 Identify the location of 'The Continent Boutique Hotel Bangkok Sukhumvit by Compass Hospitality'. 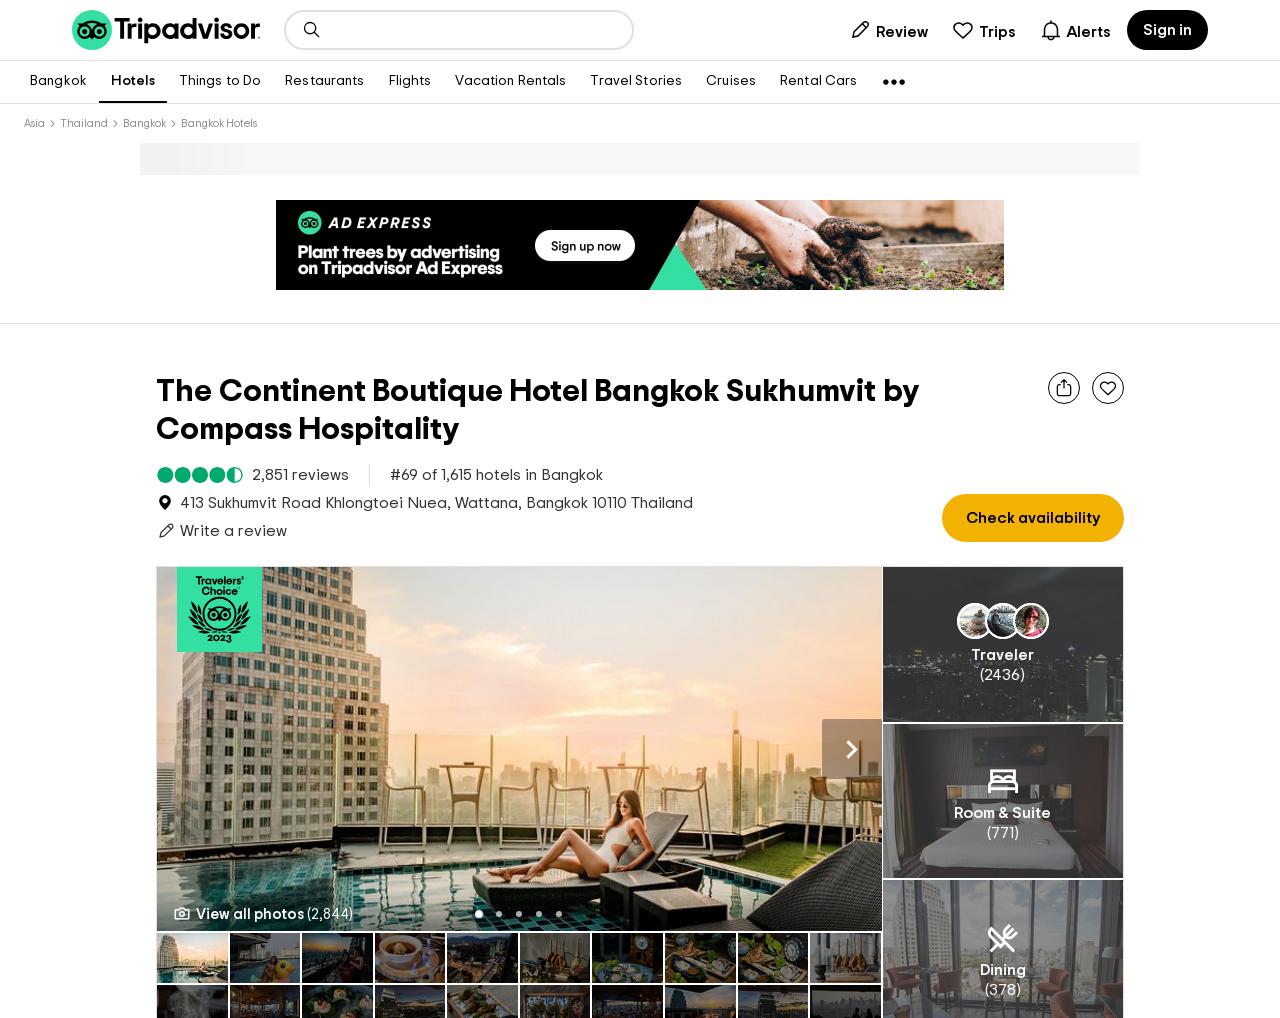
(537, 377).